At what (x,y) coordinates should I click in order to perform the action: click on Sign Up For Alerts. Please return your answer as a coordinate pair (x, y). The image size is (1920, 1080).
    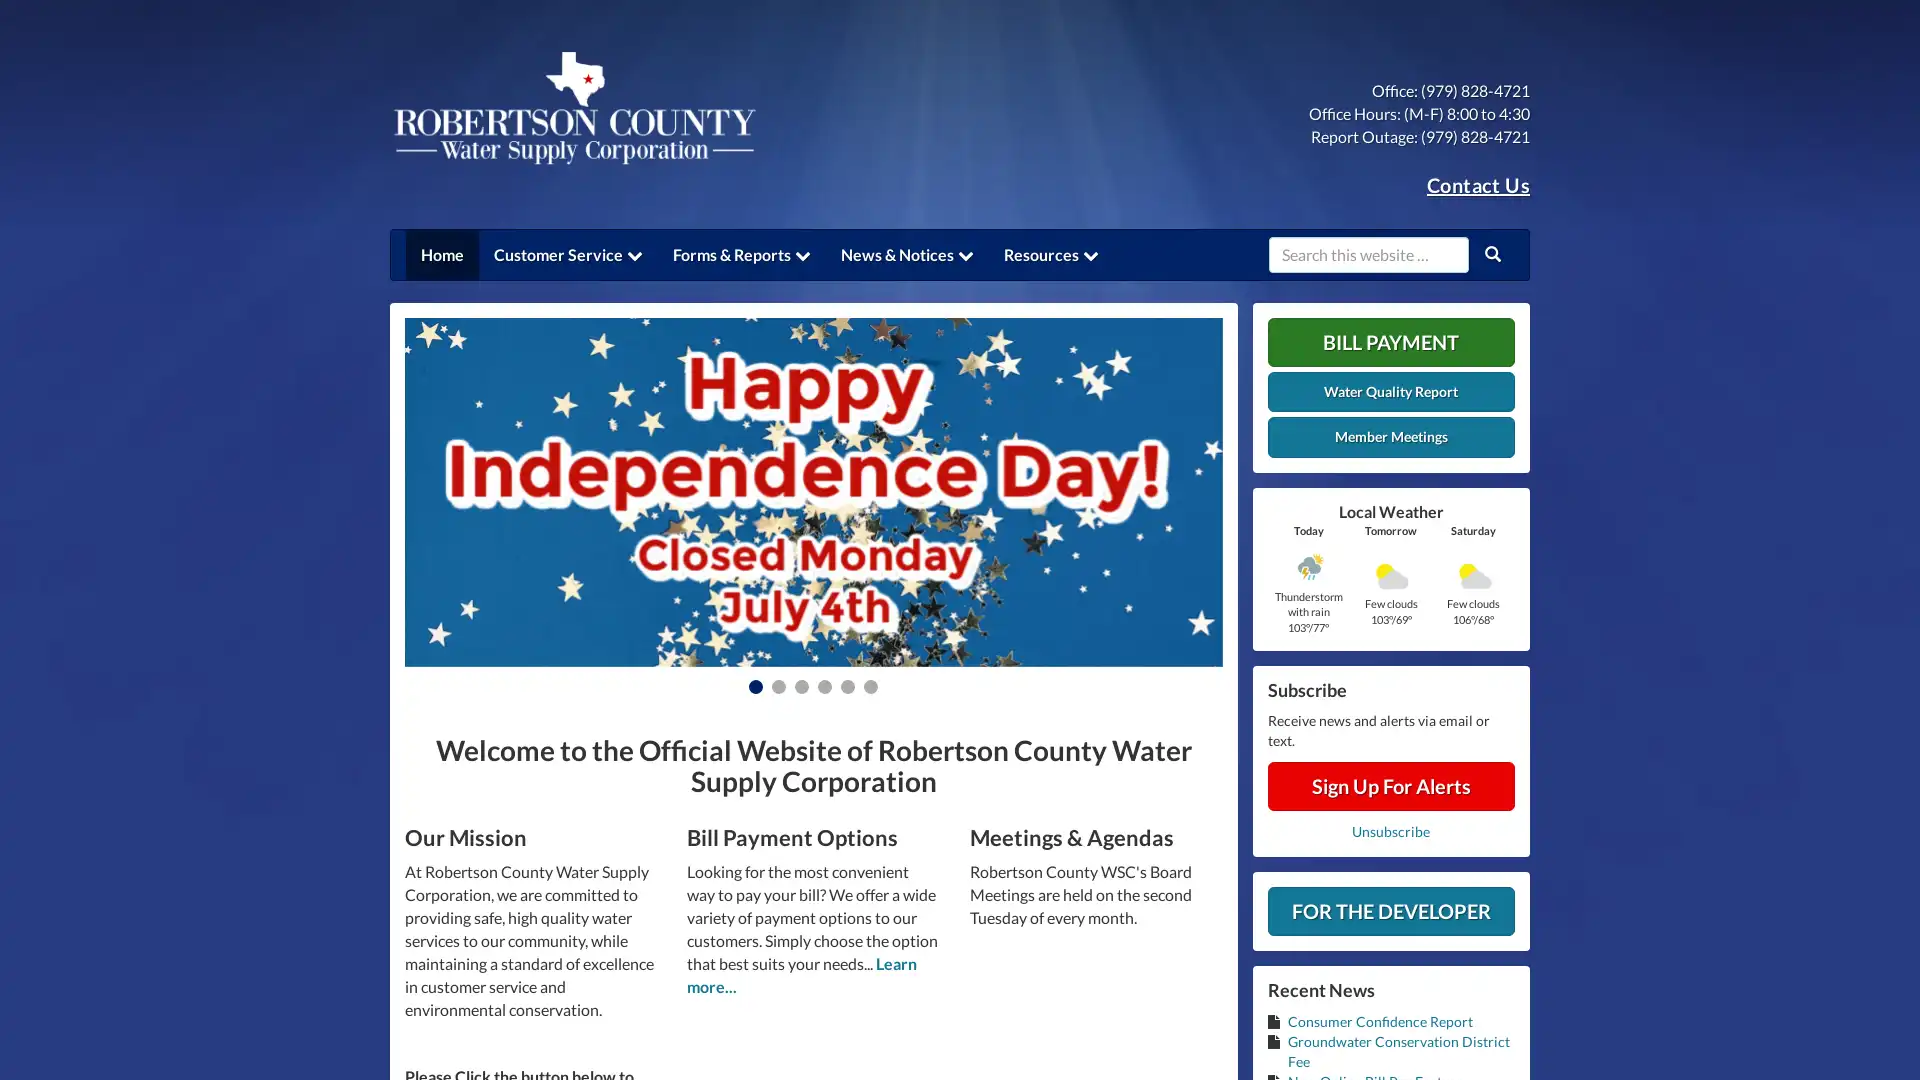
    Looking at the image, I should click on (1390, 785).